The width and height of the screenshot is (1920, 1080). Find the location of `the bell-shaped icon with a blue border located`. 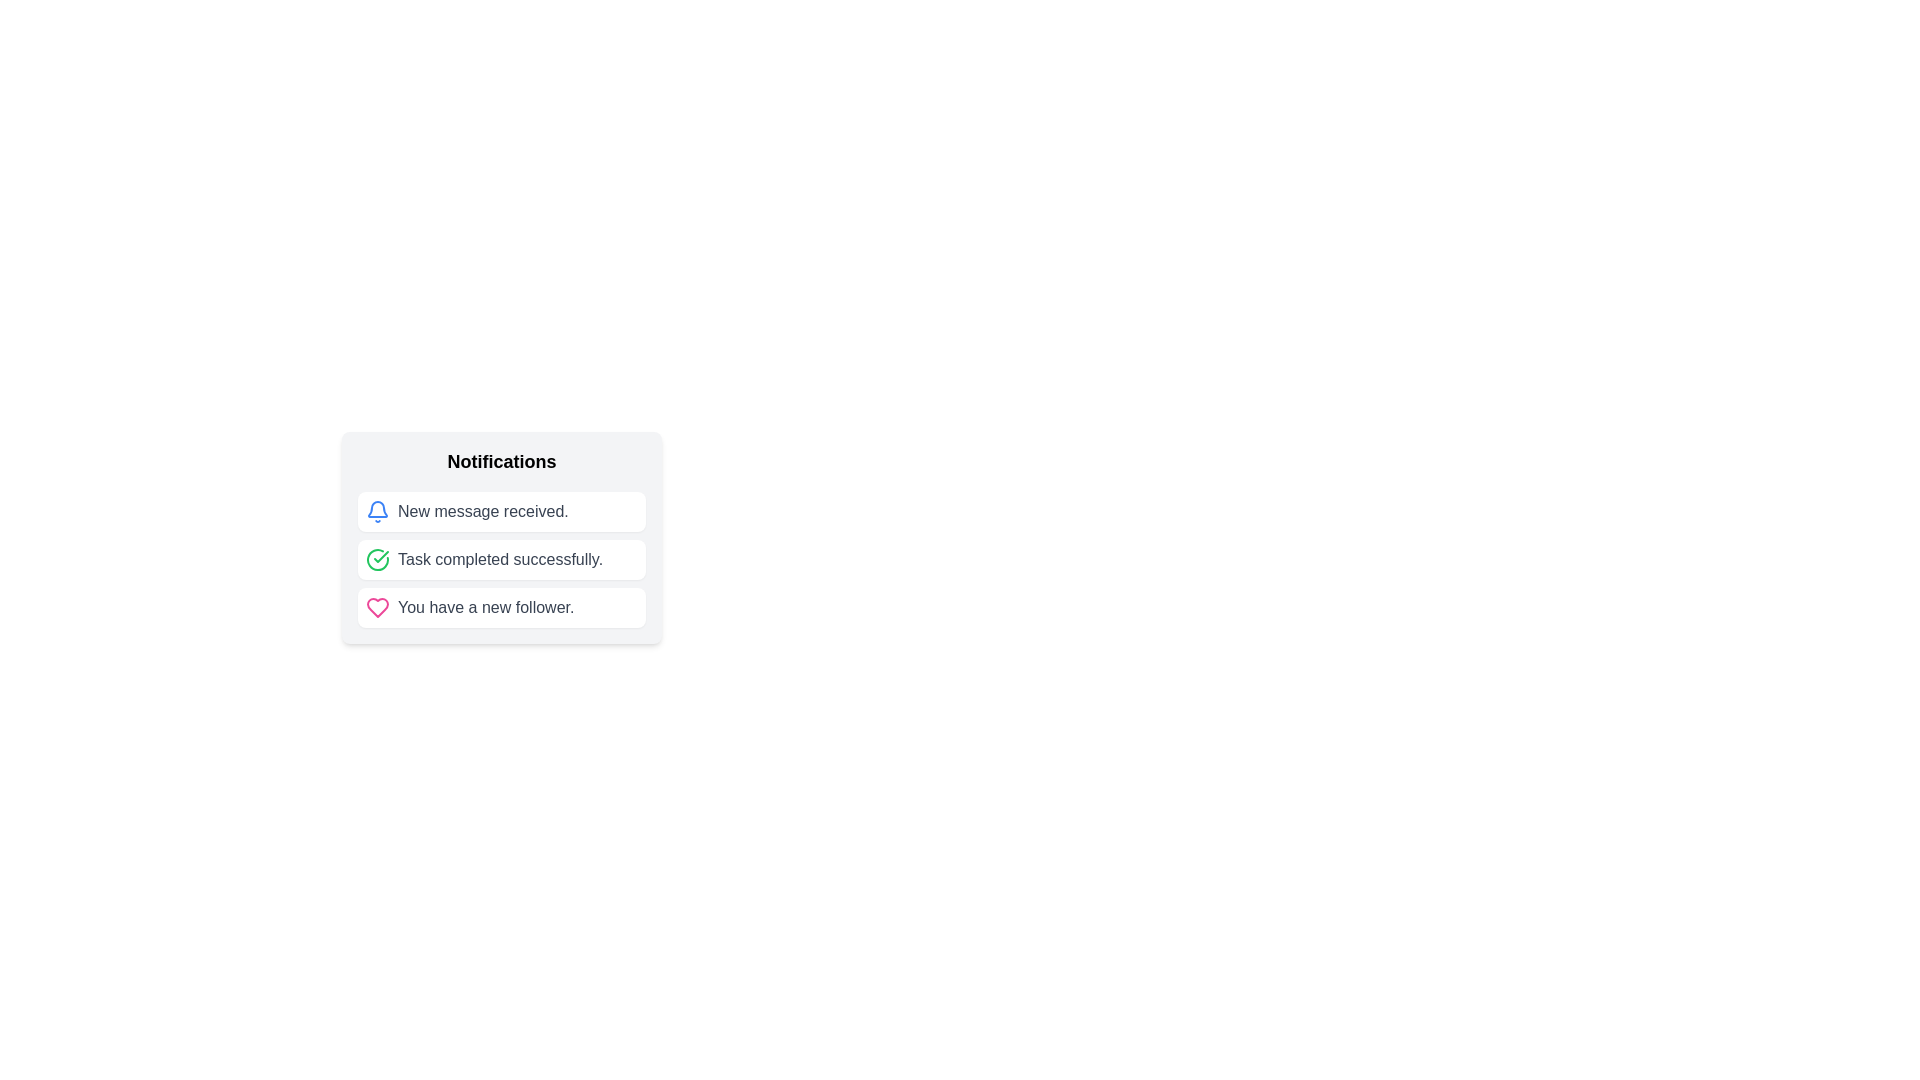

the bell-shaped icon with a blue border located is located at coordinates (378, 508).